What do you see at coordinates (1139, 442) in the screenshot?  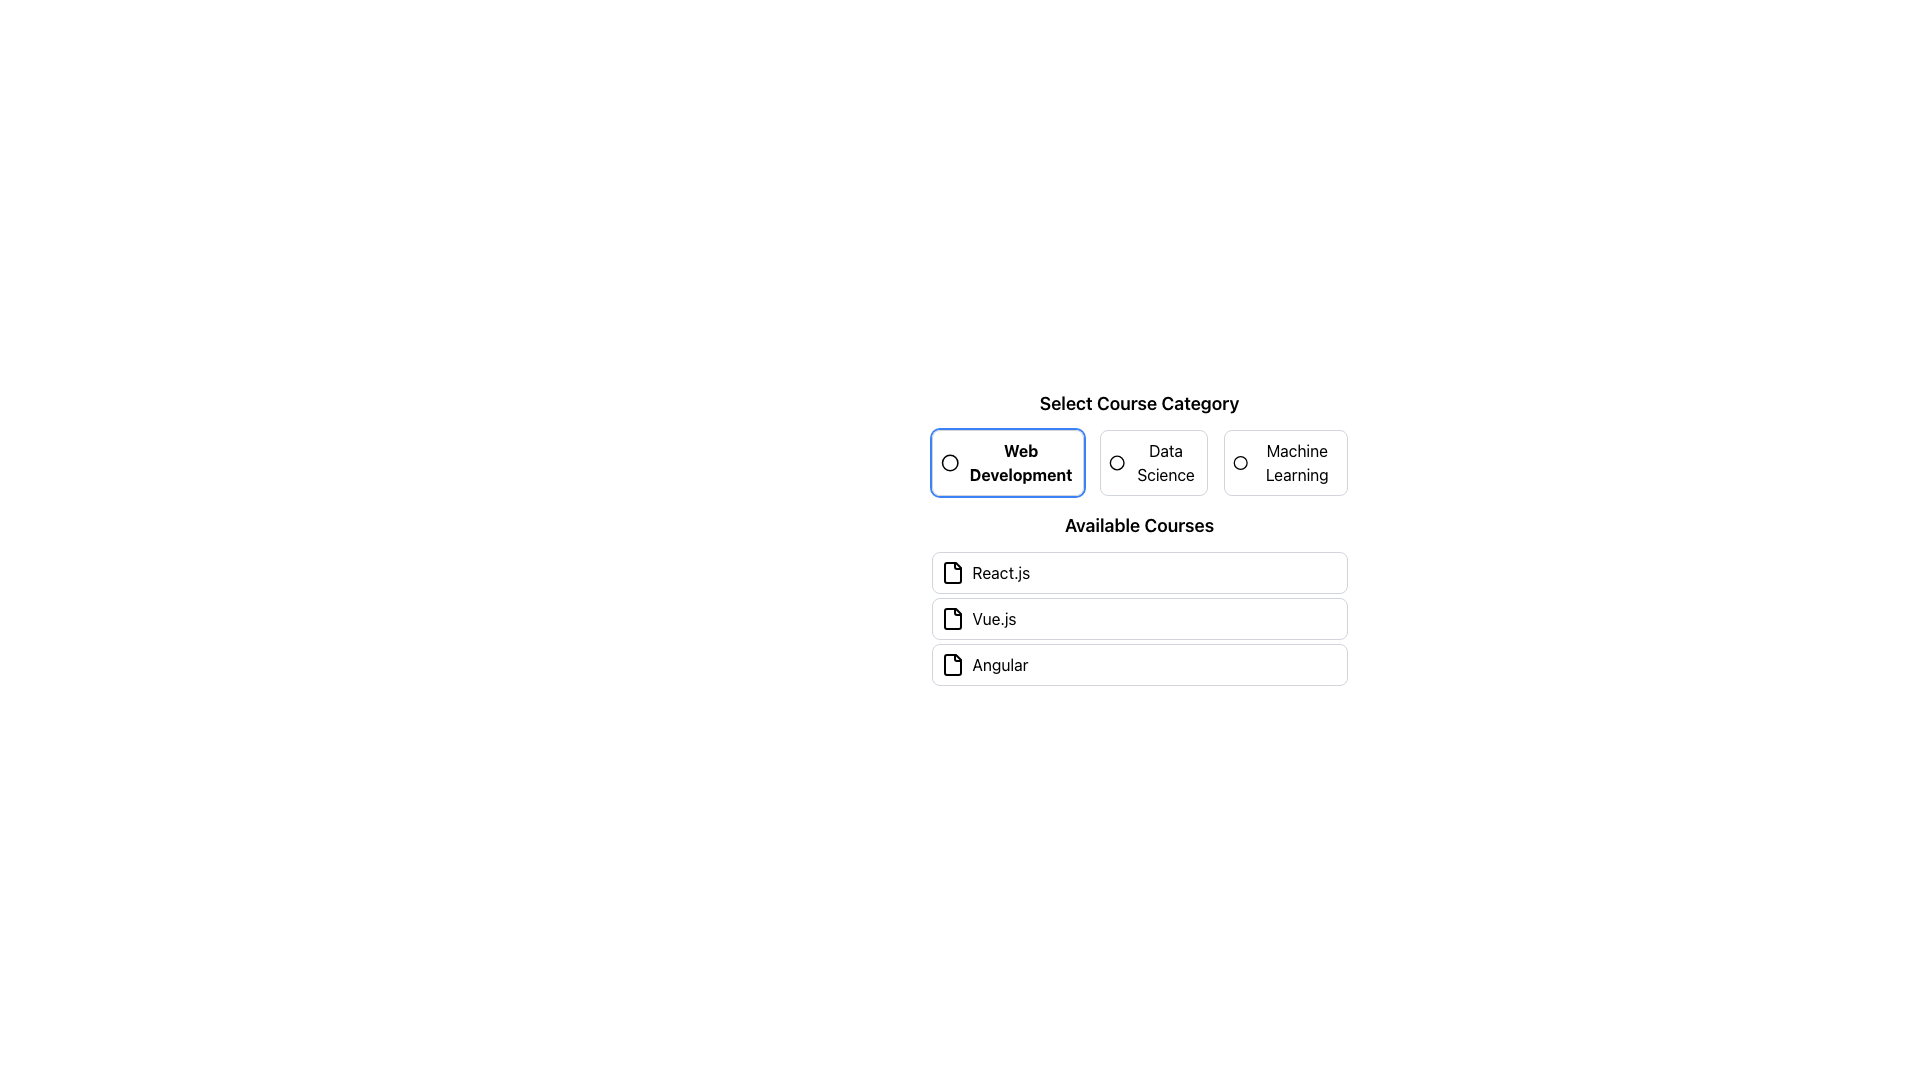 I see `keyboard navigation` at bounding box center [1139, 442].